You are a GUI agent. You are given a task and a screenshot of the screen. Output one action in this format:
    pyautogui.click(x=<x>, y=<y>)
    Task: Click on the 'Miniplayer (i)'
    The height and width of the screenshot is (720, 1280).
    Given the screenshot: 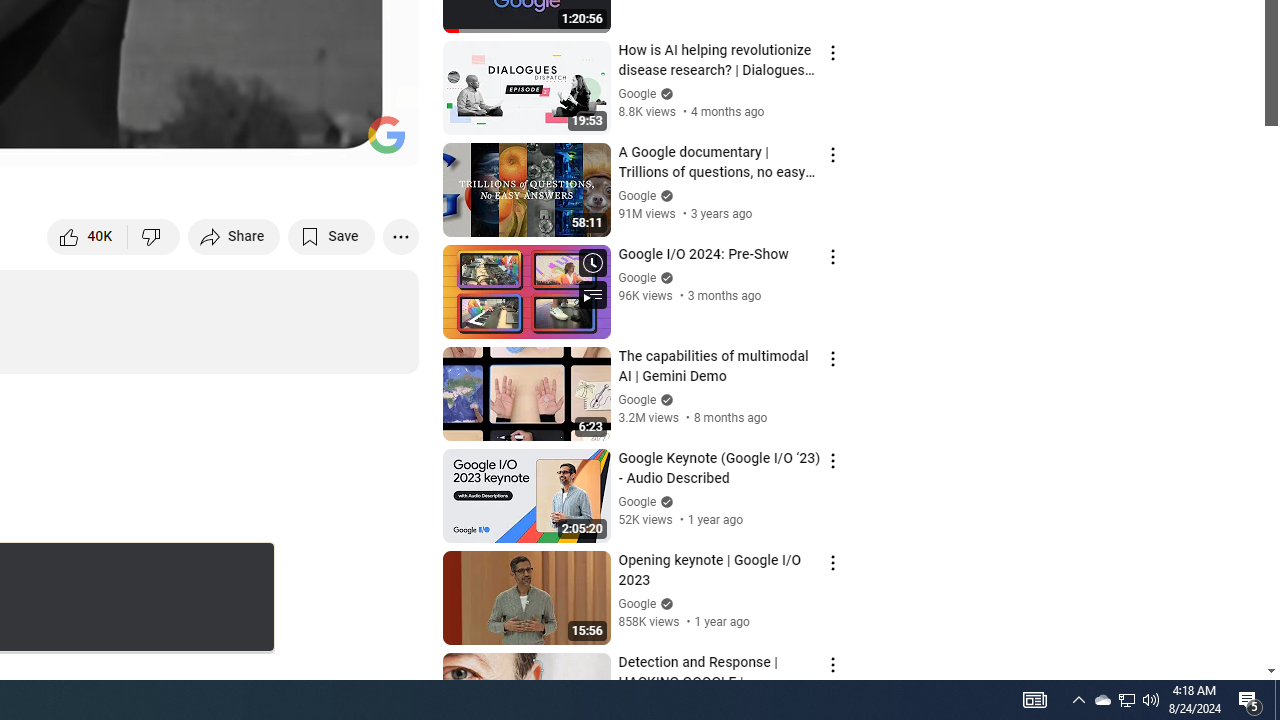 What is the action you would take?
    pyautogui.click(x=285, y=141)
    